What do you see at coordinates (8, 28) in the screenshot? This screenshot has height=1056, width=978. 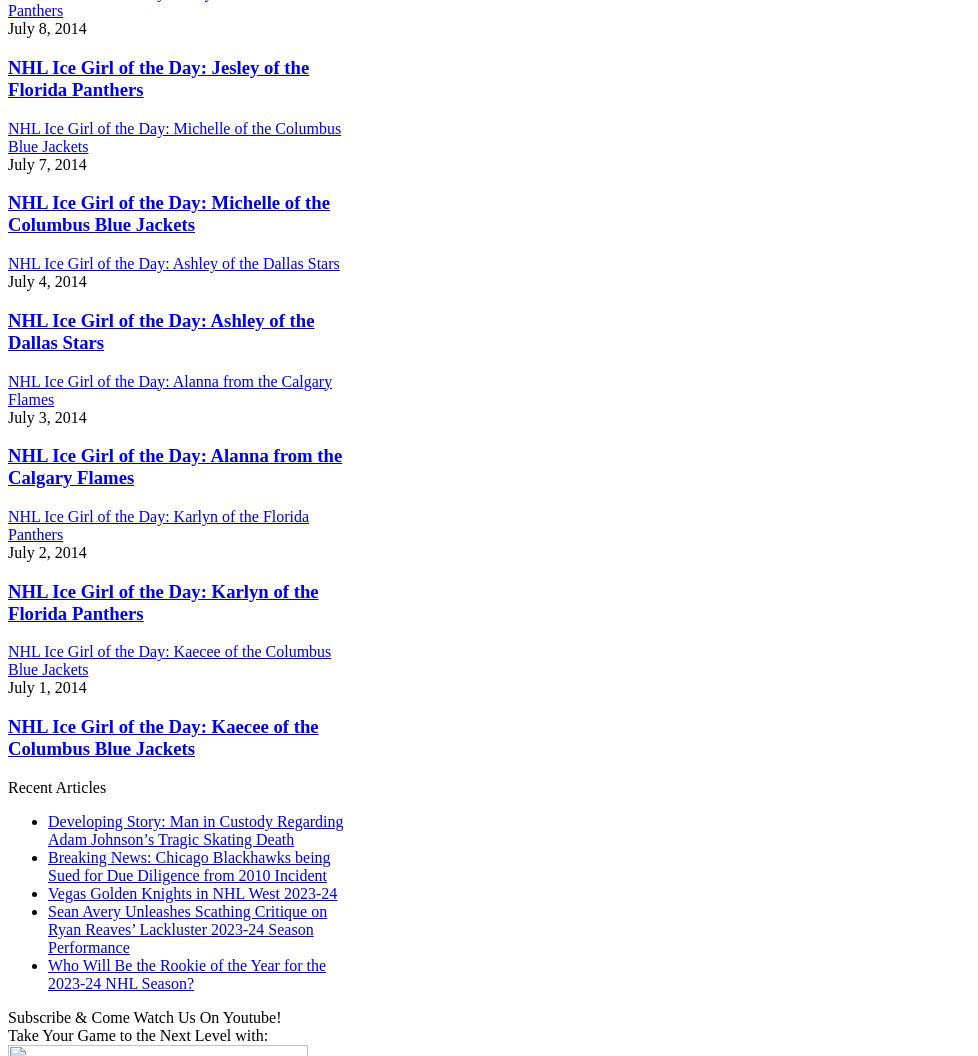 I see `'July 8, 2014'` at bounding box center [8, 28].